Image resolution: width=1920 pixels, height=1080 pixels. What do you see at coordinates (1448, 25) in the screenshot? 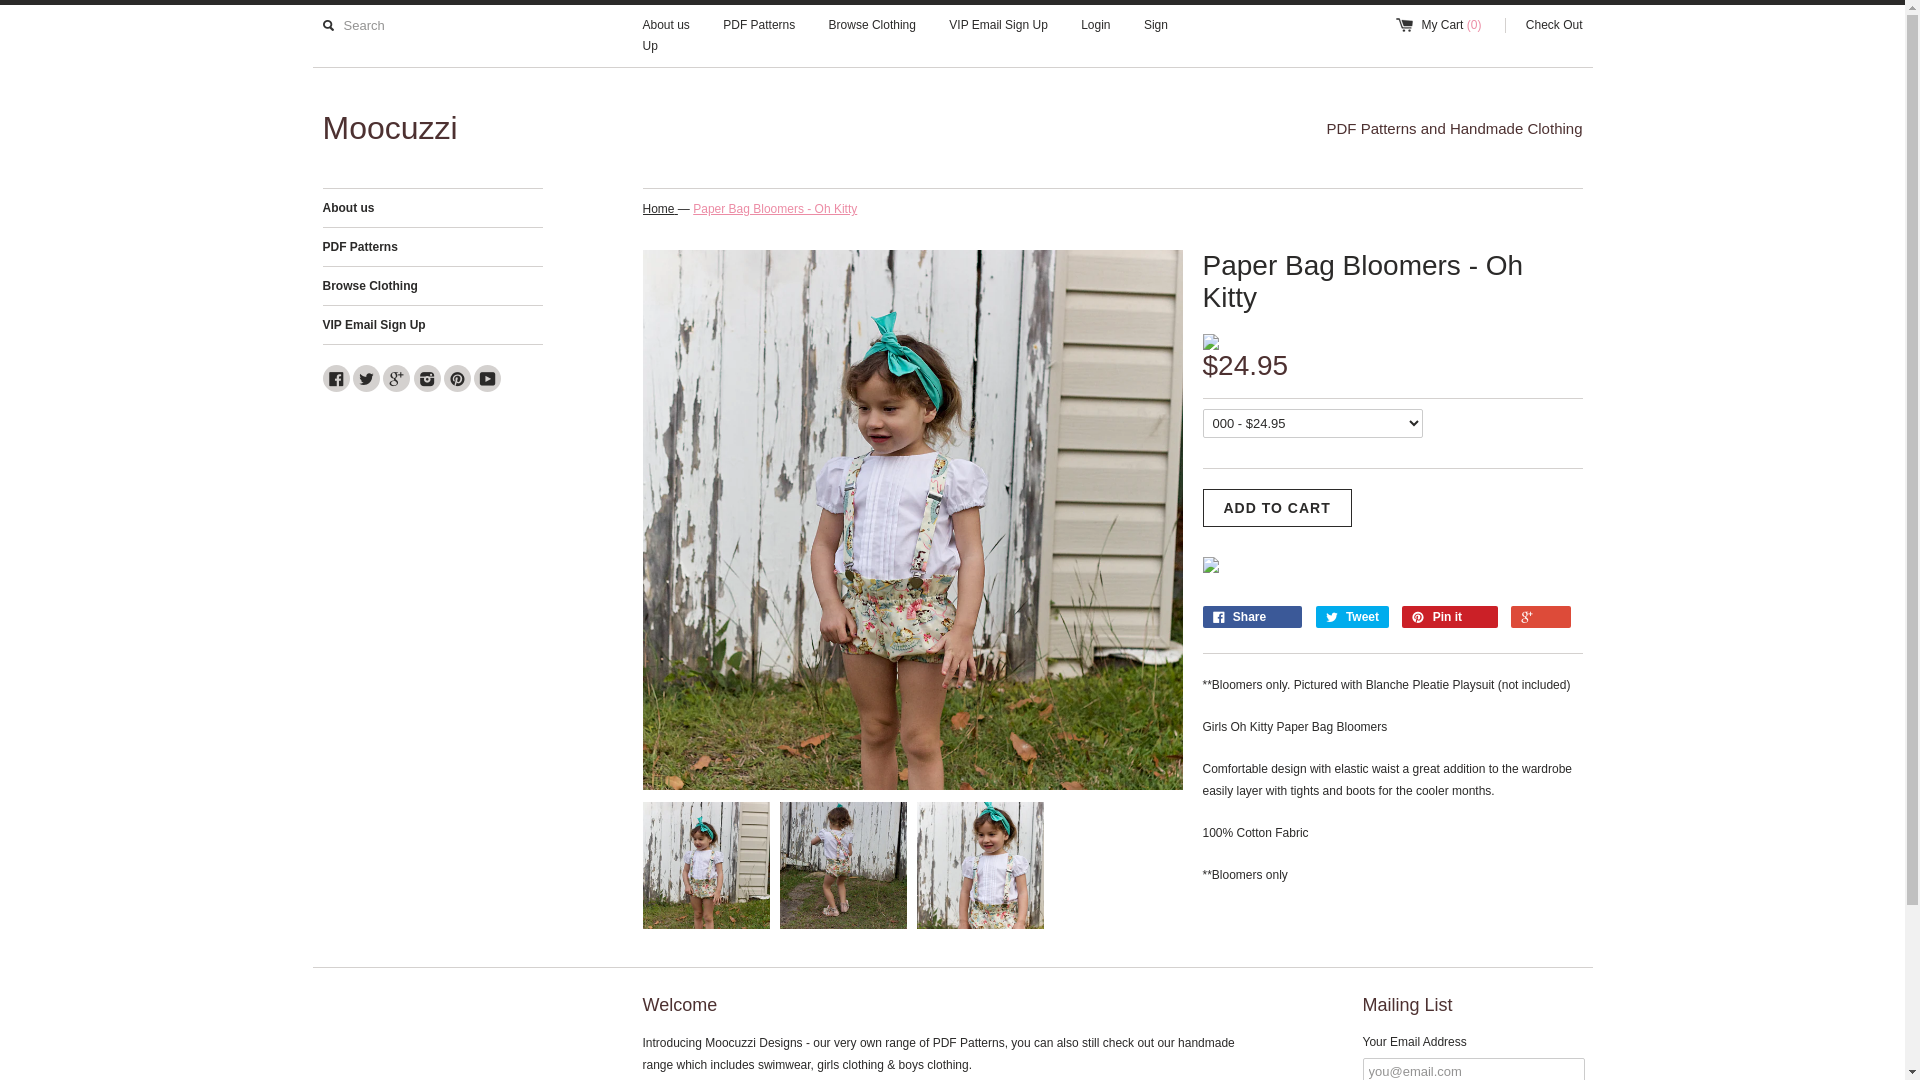
I see `'My Cart (0)'` at bounding box center [1448, 25].